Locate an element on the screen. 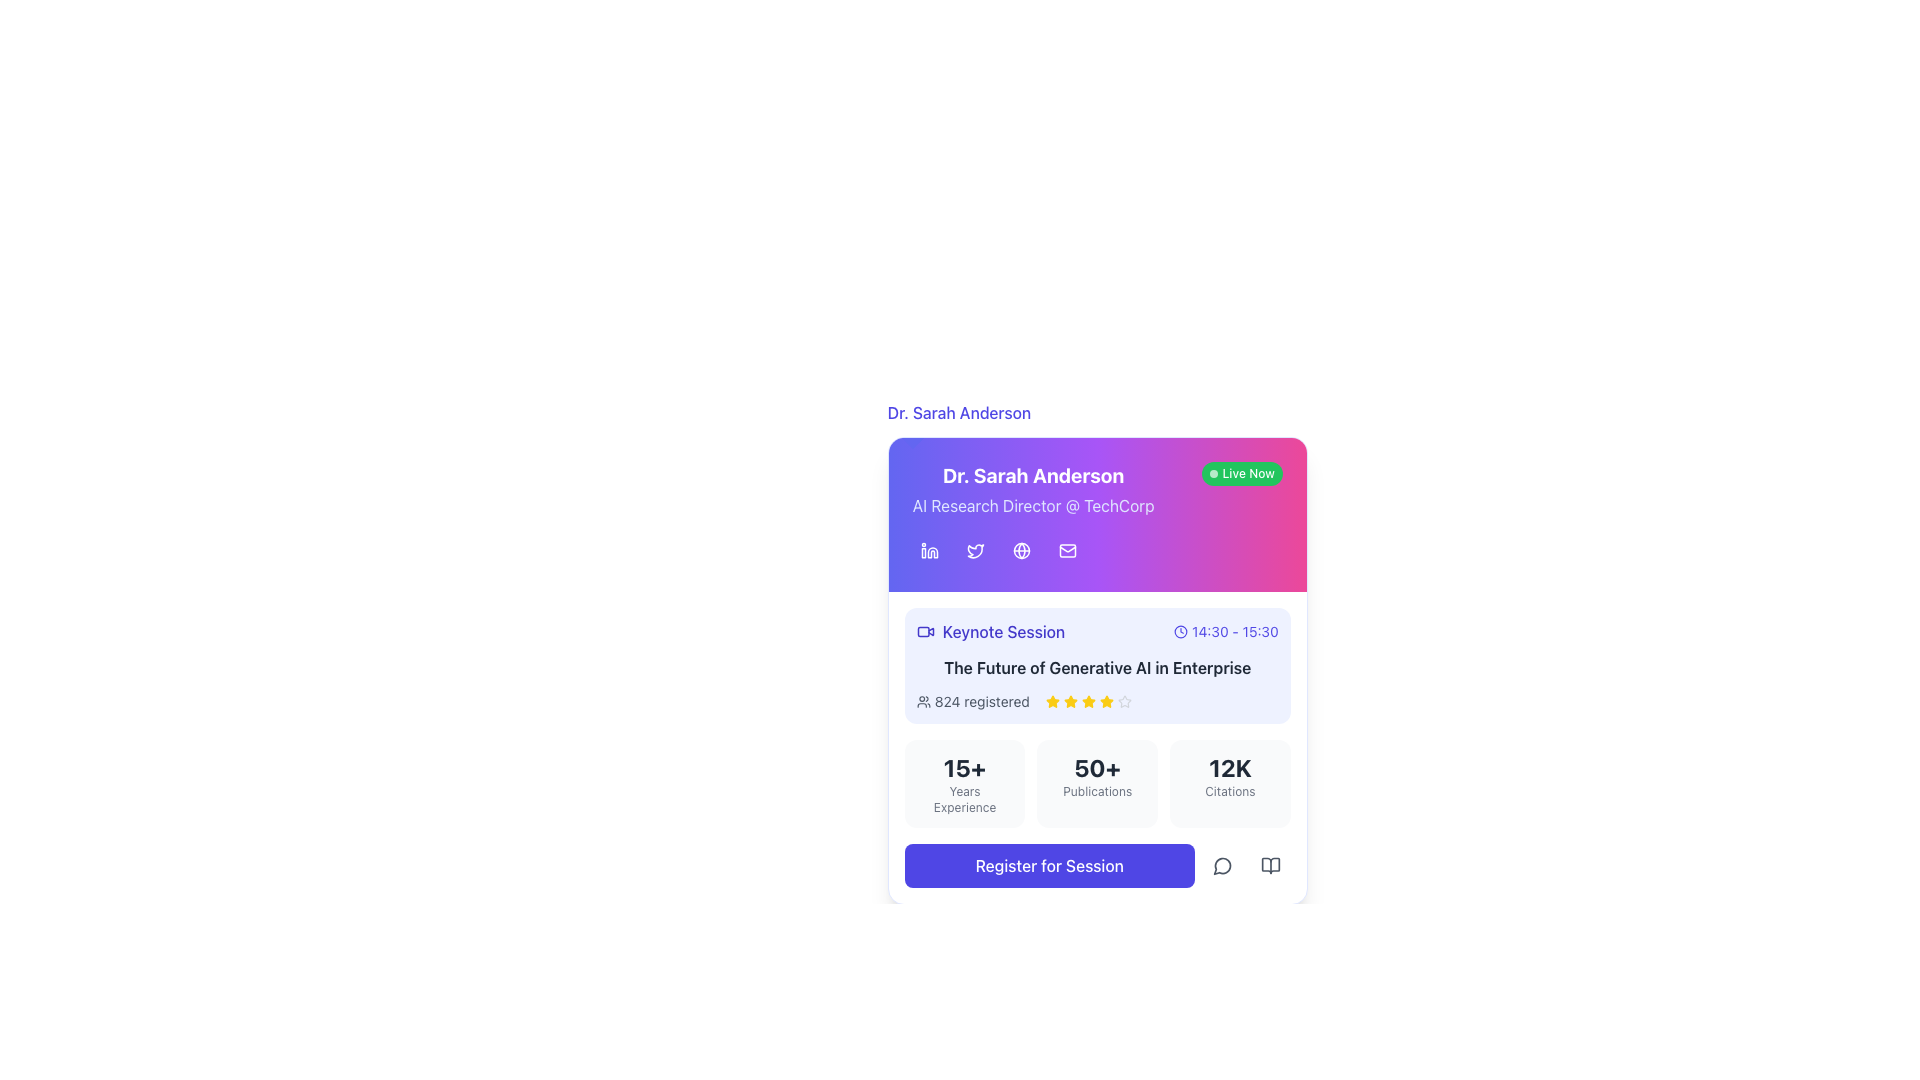  the 'Years Experience' text label, which is a small gray font displayed on a white background, located below the header '15+' is located at coordinates (964, 798).